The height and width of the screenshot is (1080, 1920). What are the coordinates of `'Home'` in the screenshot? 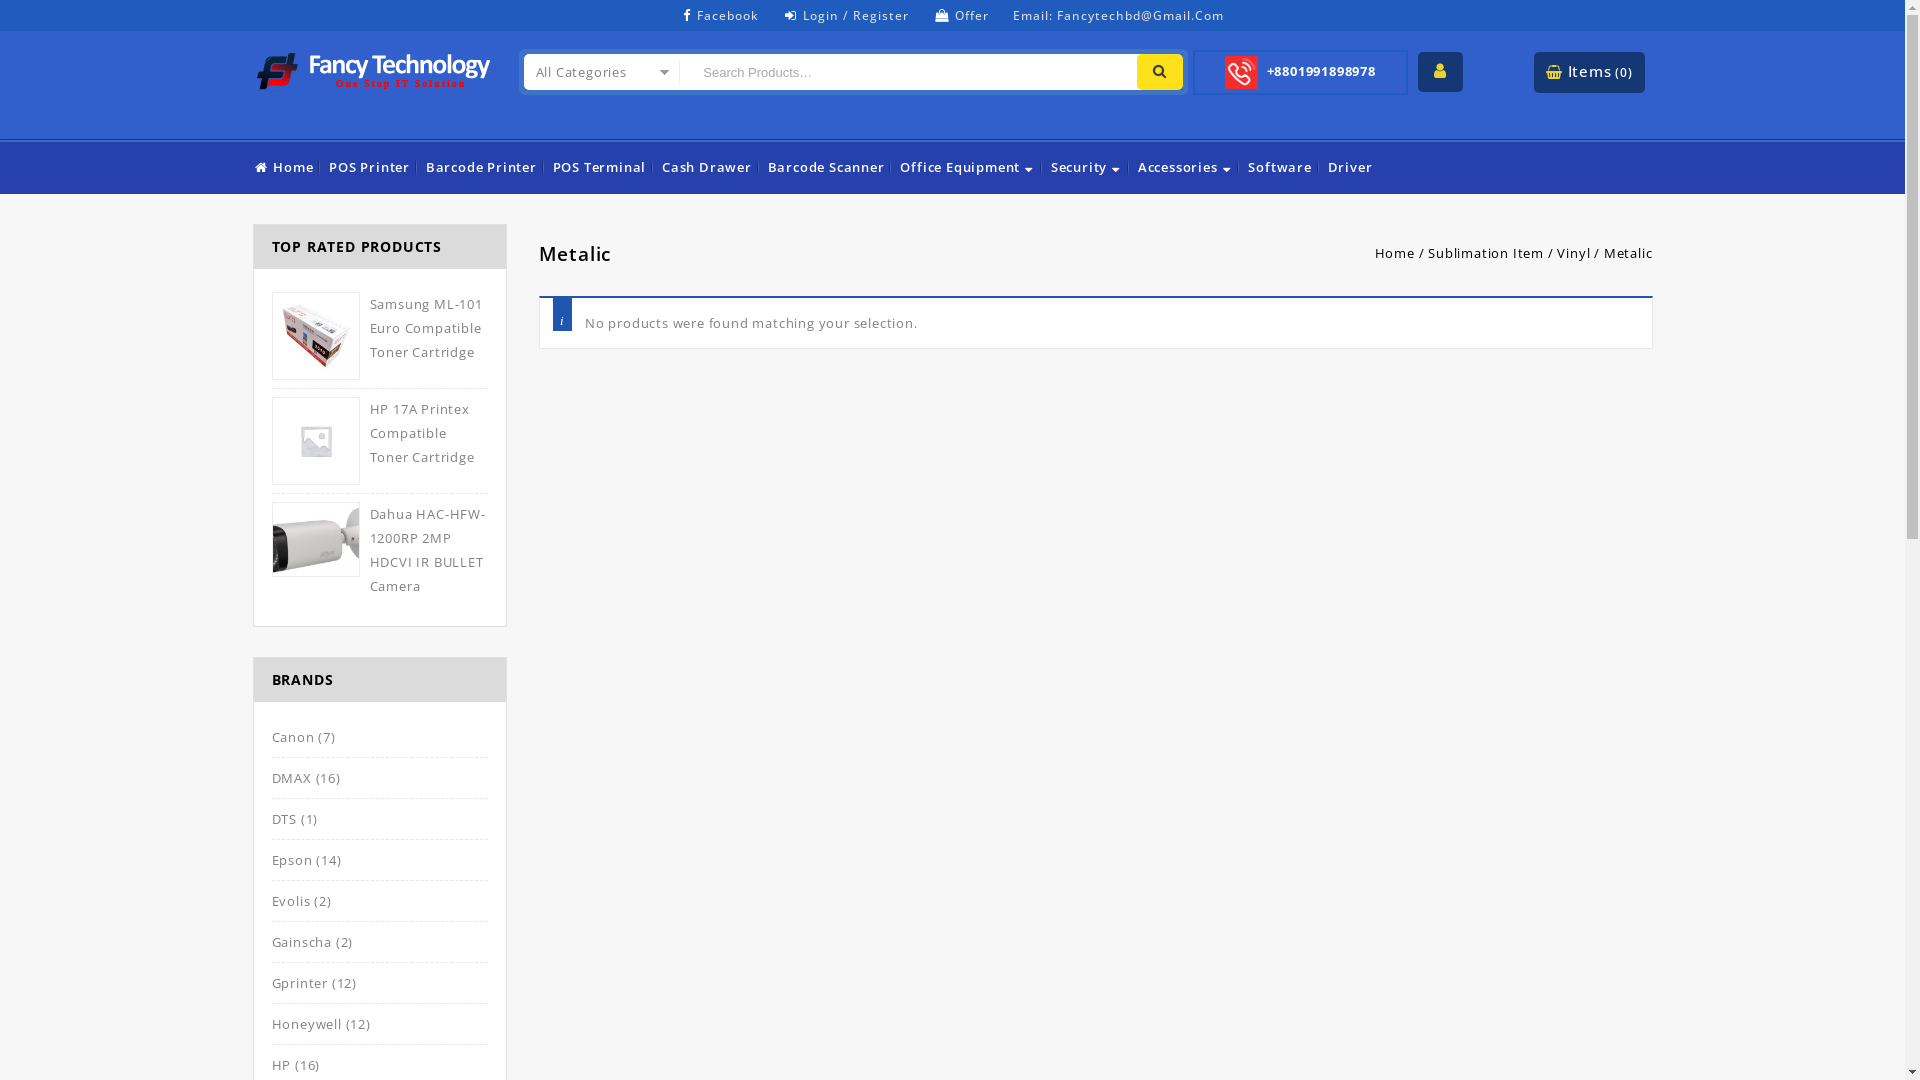 It's located at (282, 165).